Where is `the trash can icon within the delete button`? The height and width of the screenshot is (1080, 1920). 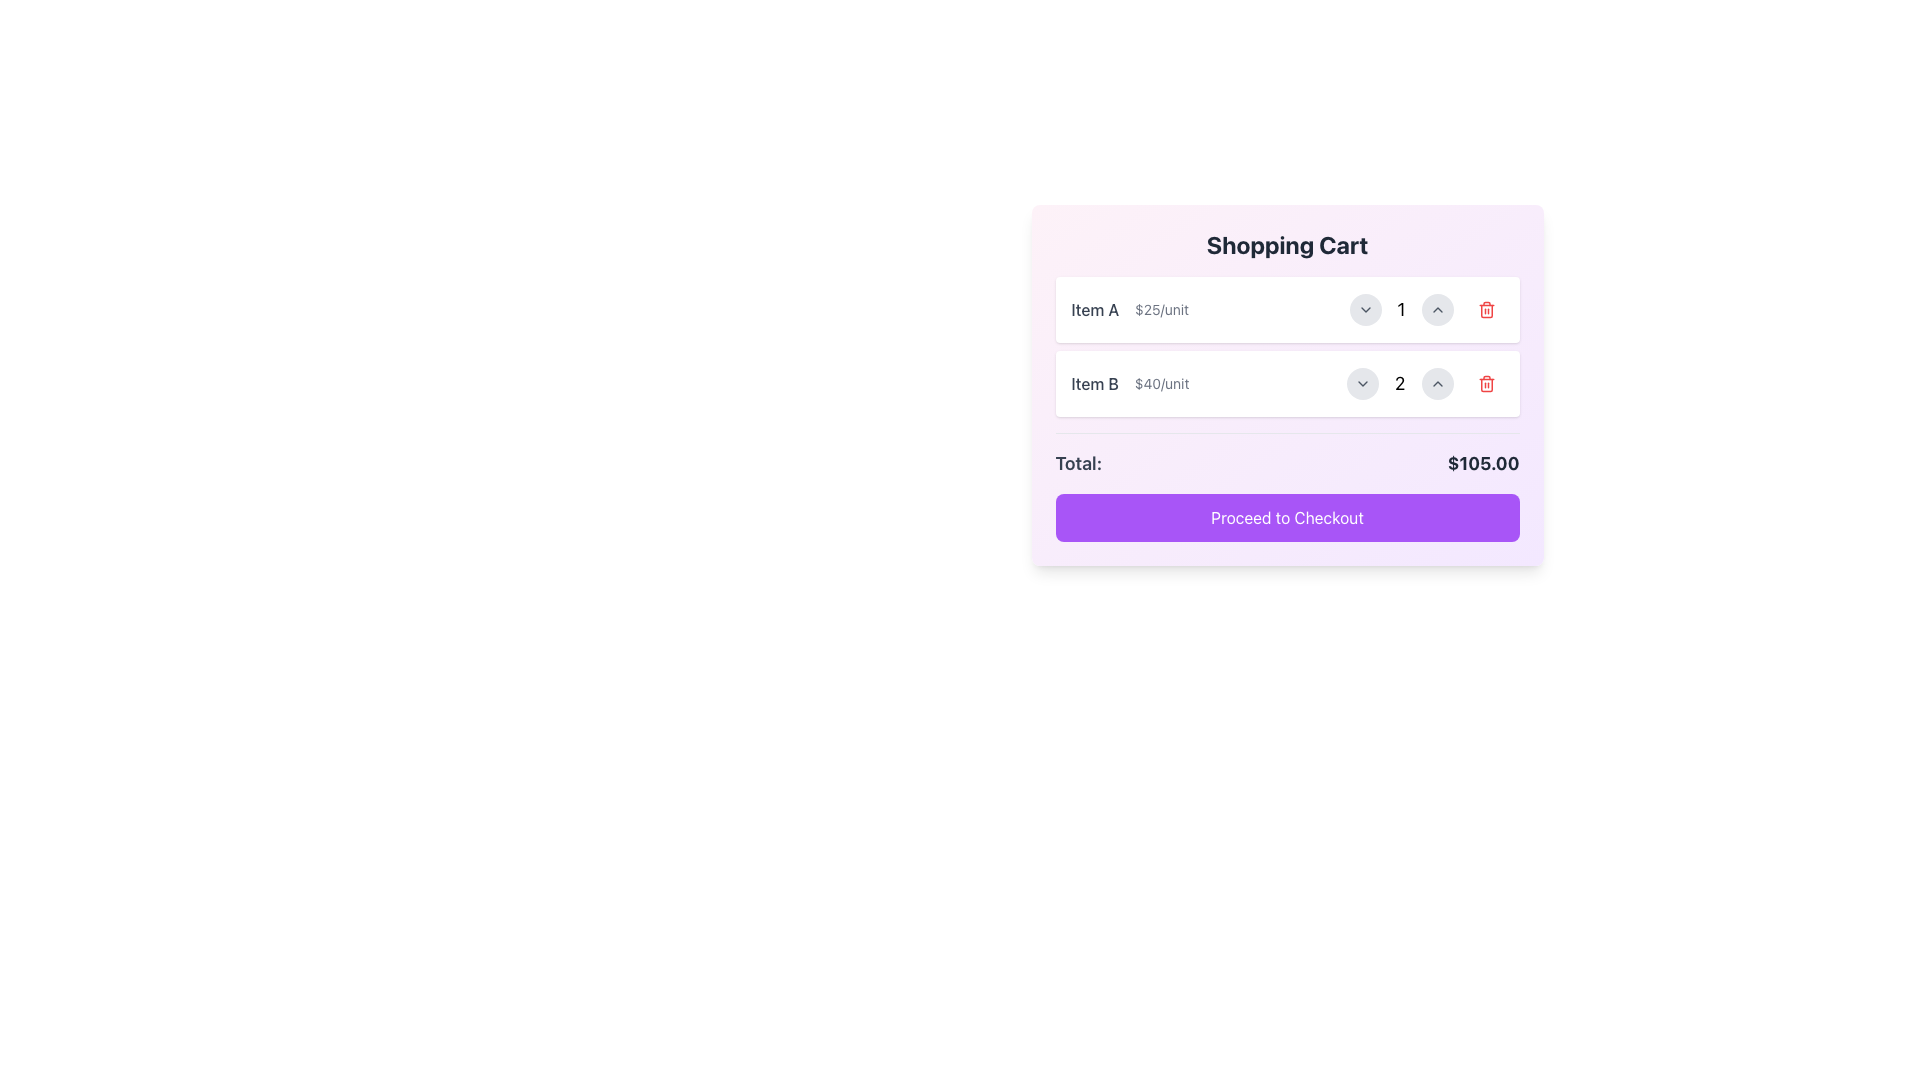 the trash can icon within the delete button is located at coordinates (1486, 311).